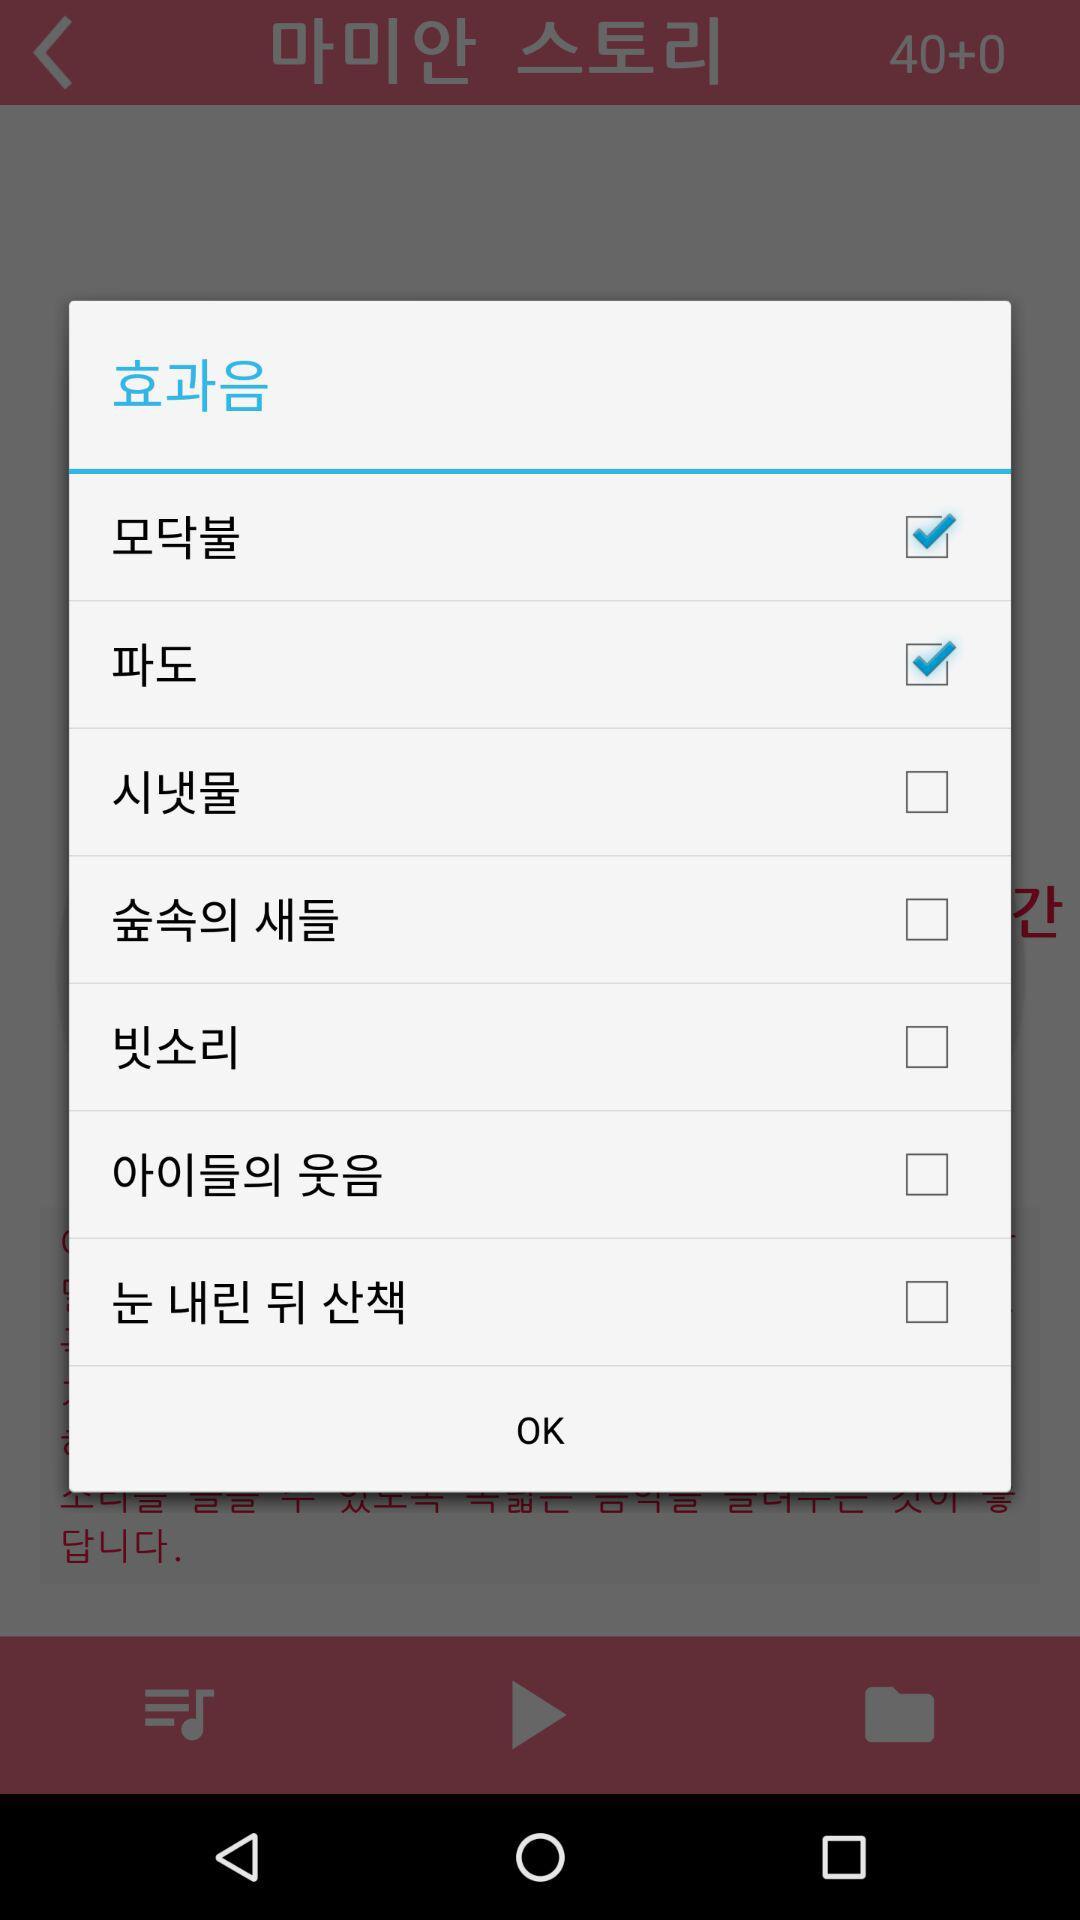  What do you see at coordinates (540, 1428) in the screenshot?
I see `the ok item` at bounding box center [540, 1428].